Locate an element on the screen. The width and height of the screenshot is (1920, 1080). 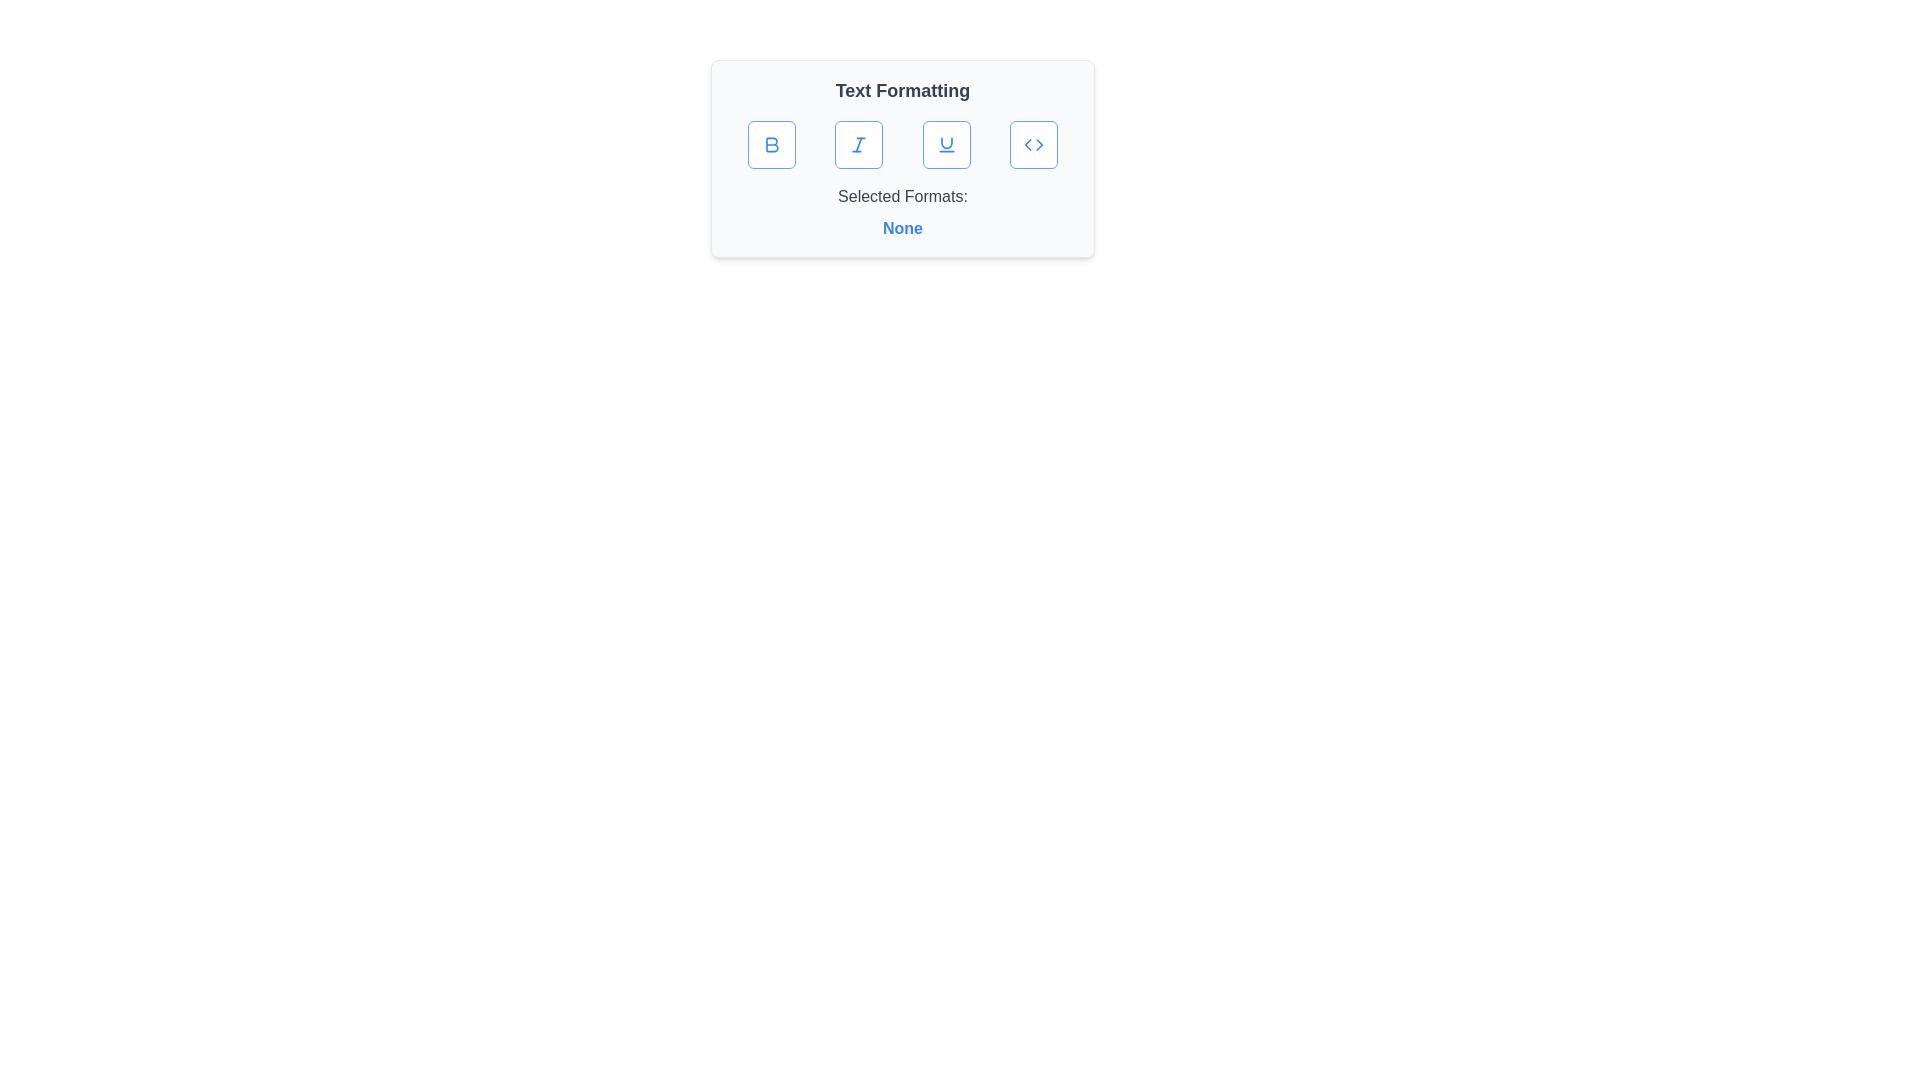
the italic button to toggle italic formatting is located at coordinates (859, 144).